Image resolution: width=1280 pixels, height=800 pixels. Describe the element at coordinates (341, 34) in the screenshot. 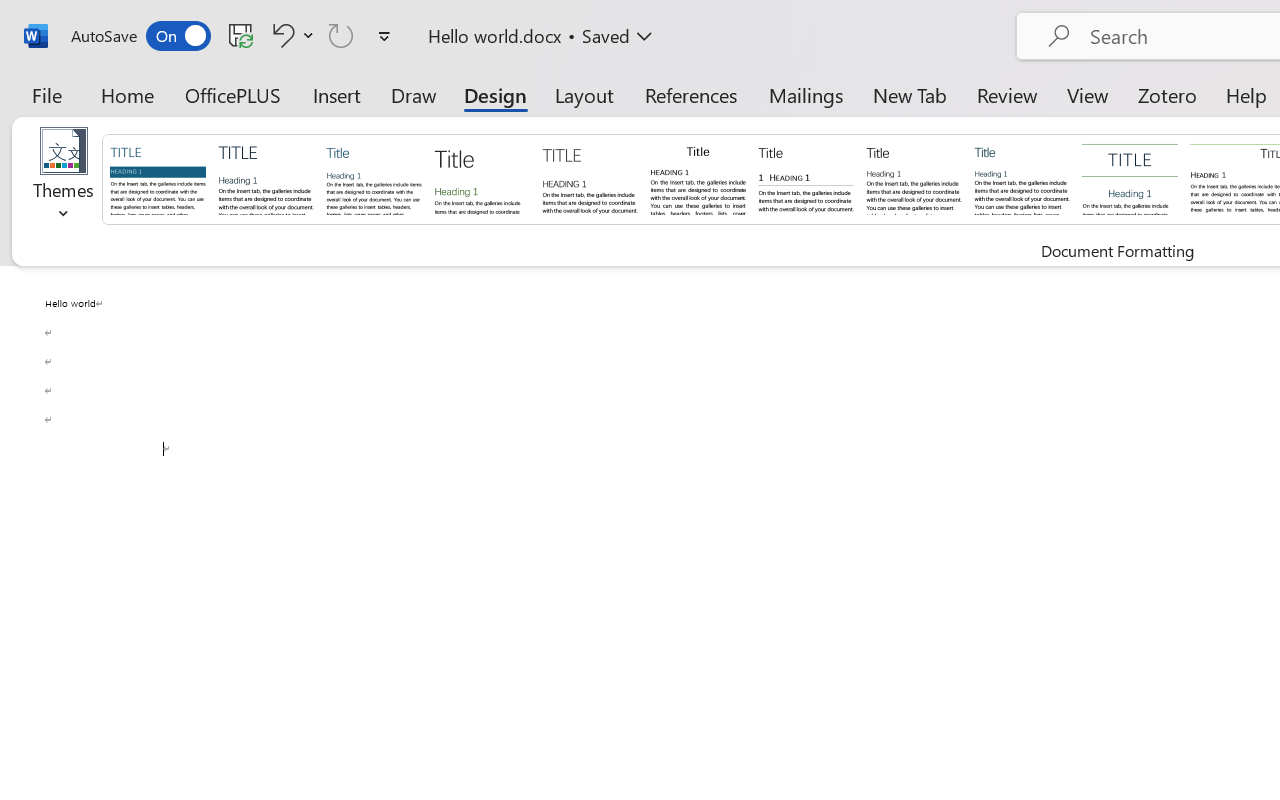

I see `'Can'` at that location.